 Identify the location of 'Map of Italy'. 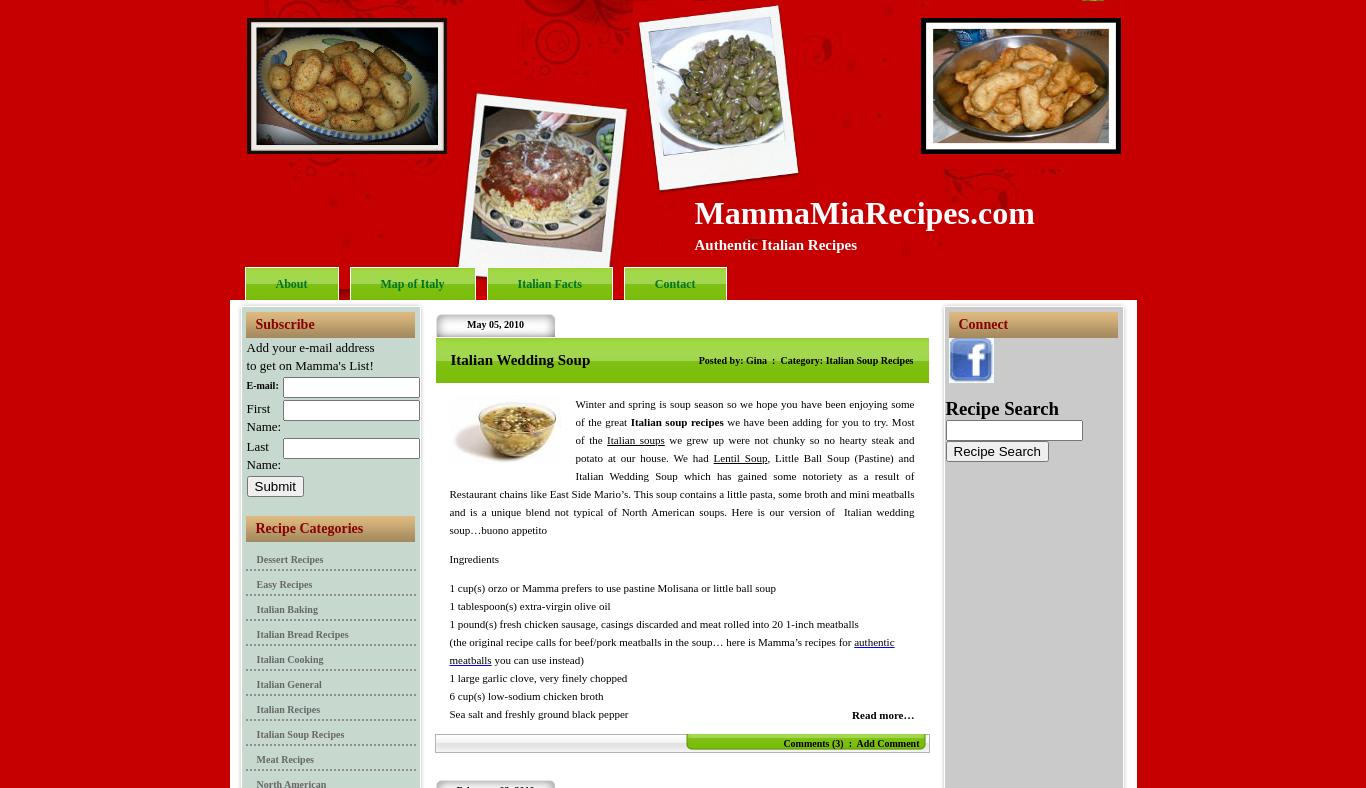
(410, 282).